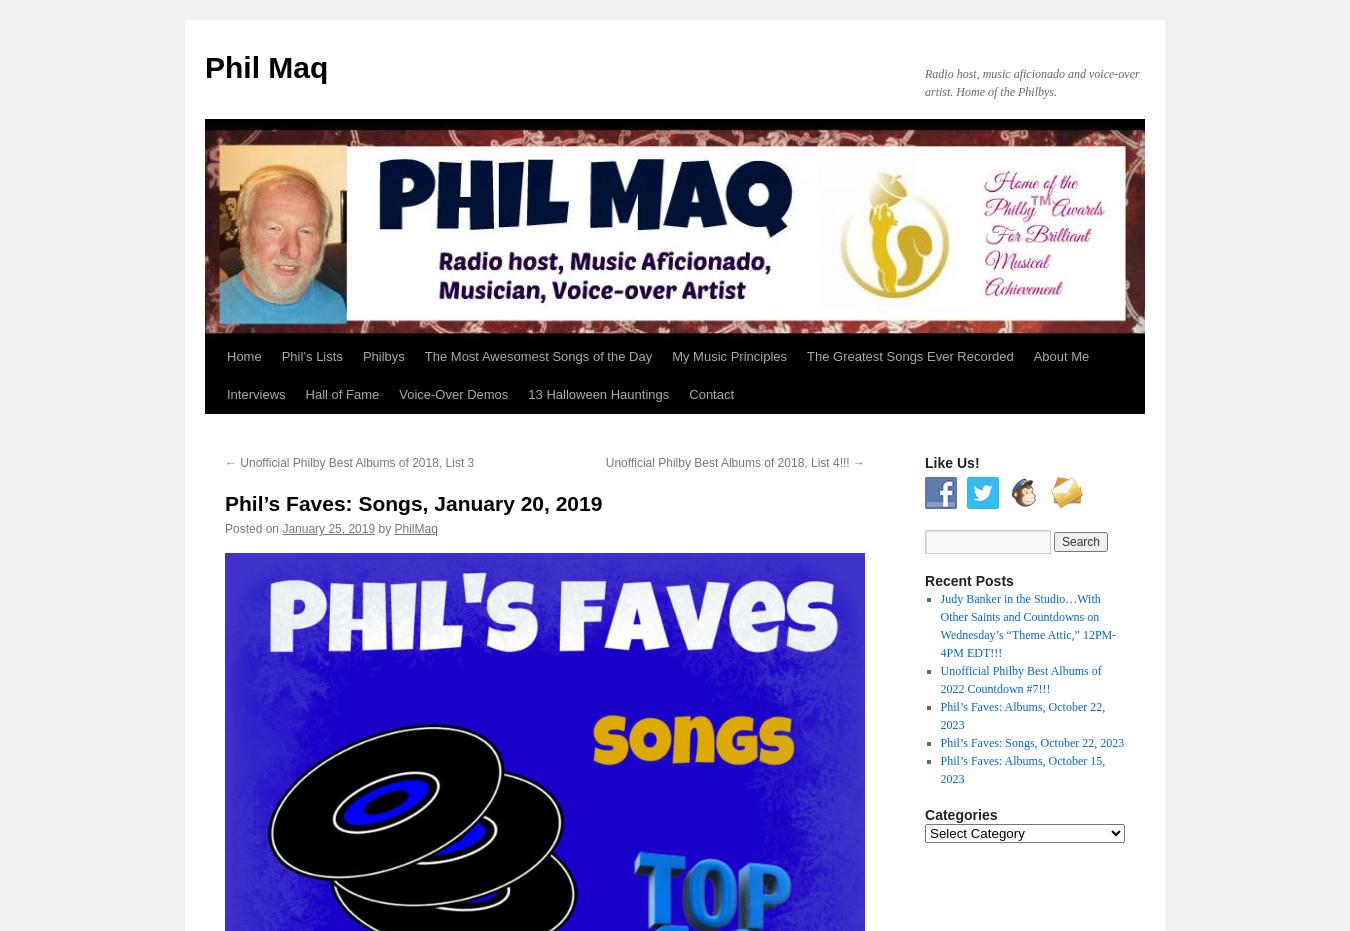 This screenshot has height=931, width=1350. Describe the element at coordinates (1022, 715) in the screenshot. I see `'Phil’s Faves: Albums, October 22, 2023'` at that location.